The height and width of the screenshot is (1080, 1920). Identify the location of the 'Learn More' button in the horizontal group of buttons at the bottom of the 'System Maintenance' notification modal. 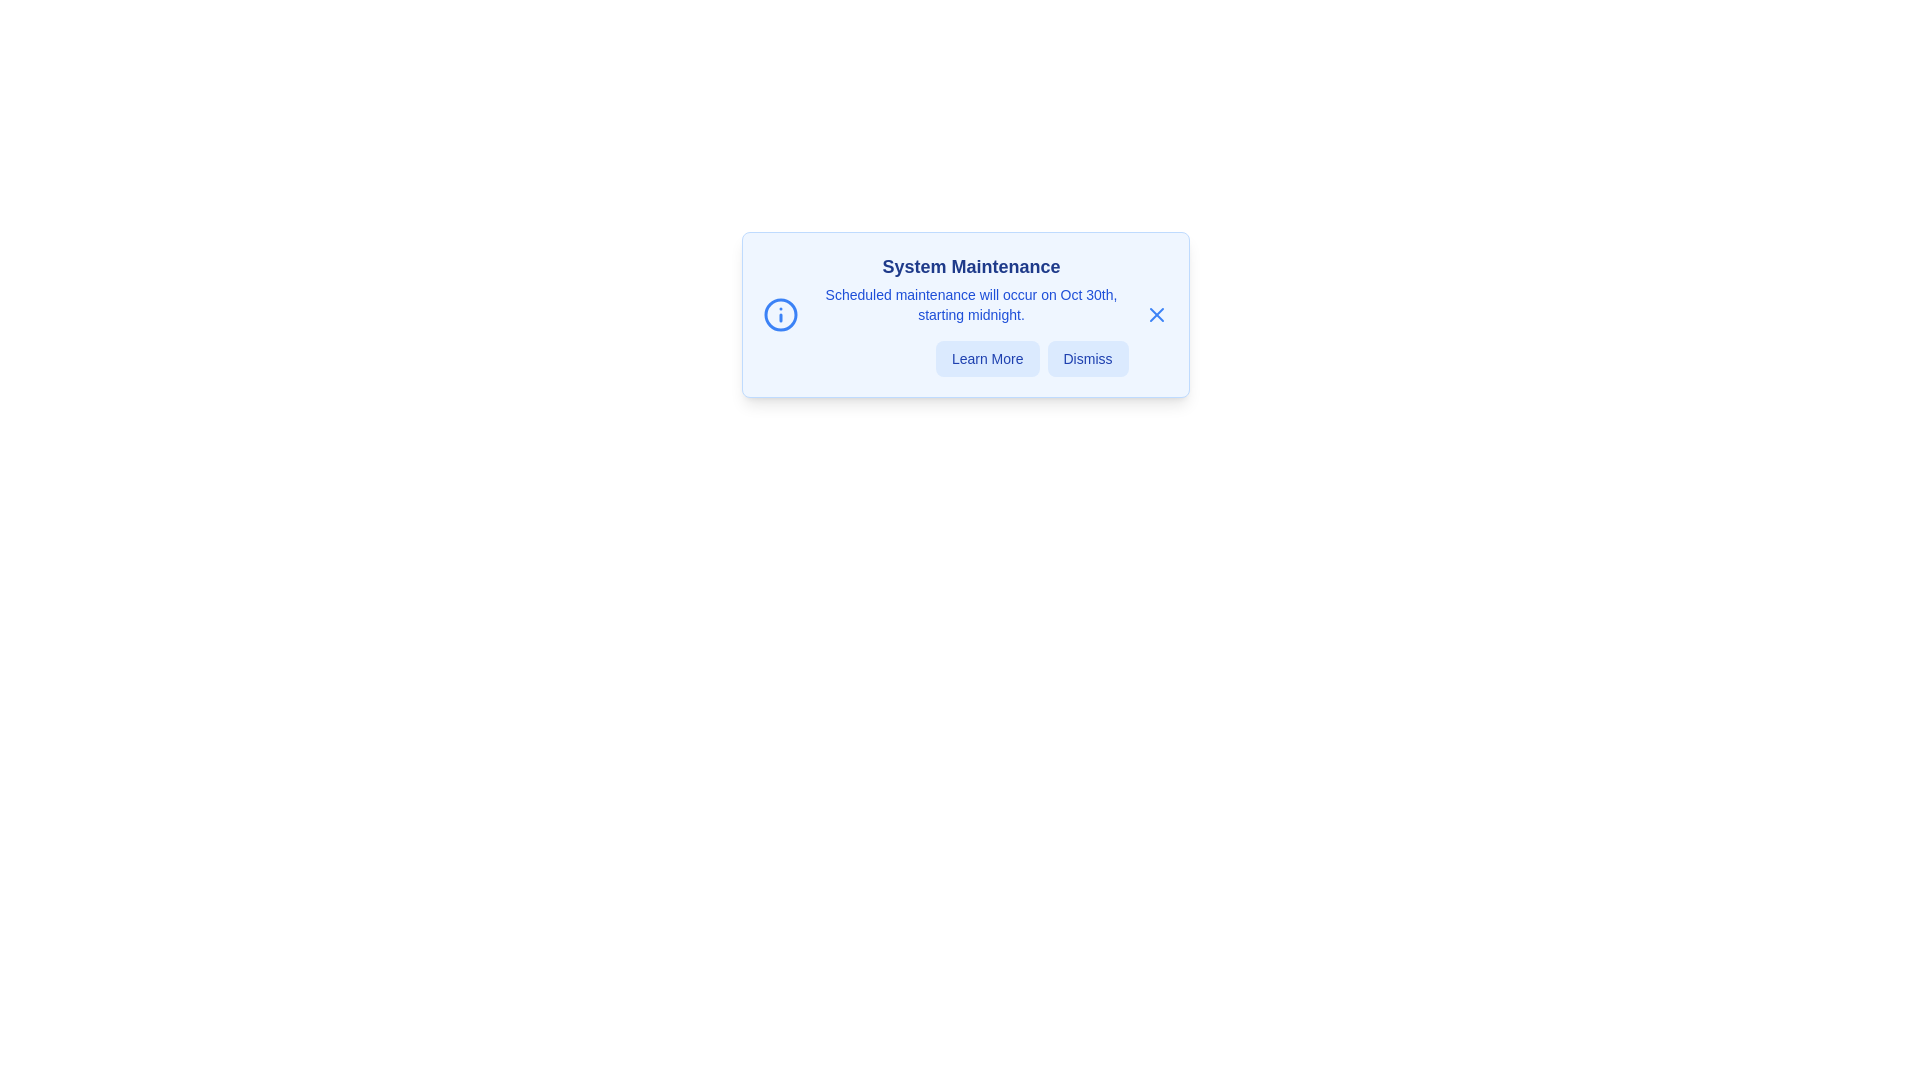
(971, 357).